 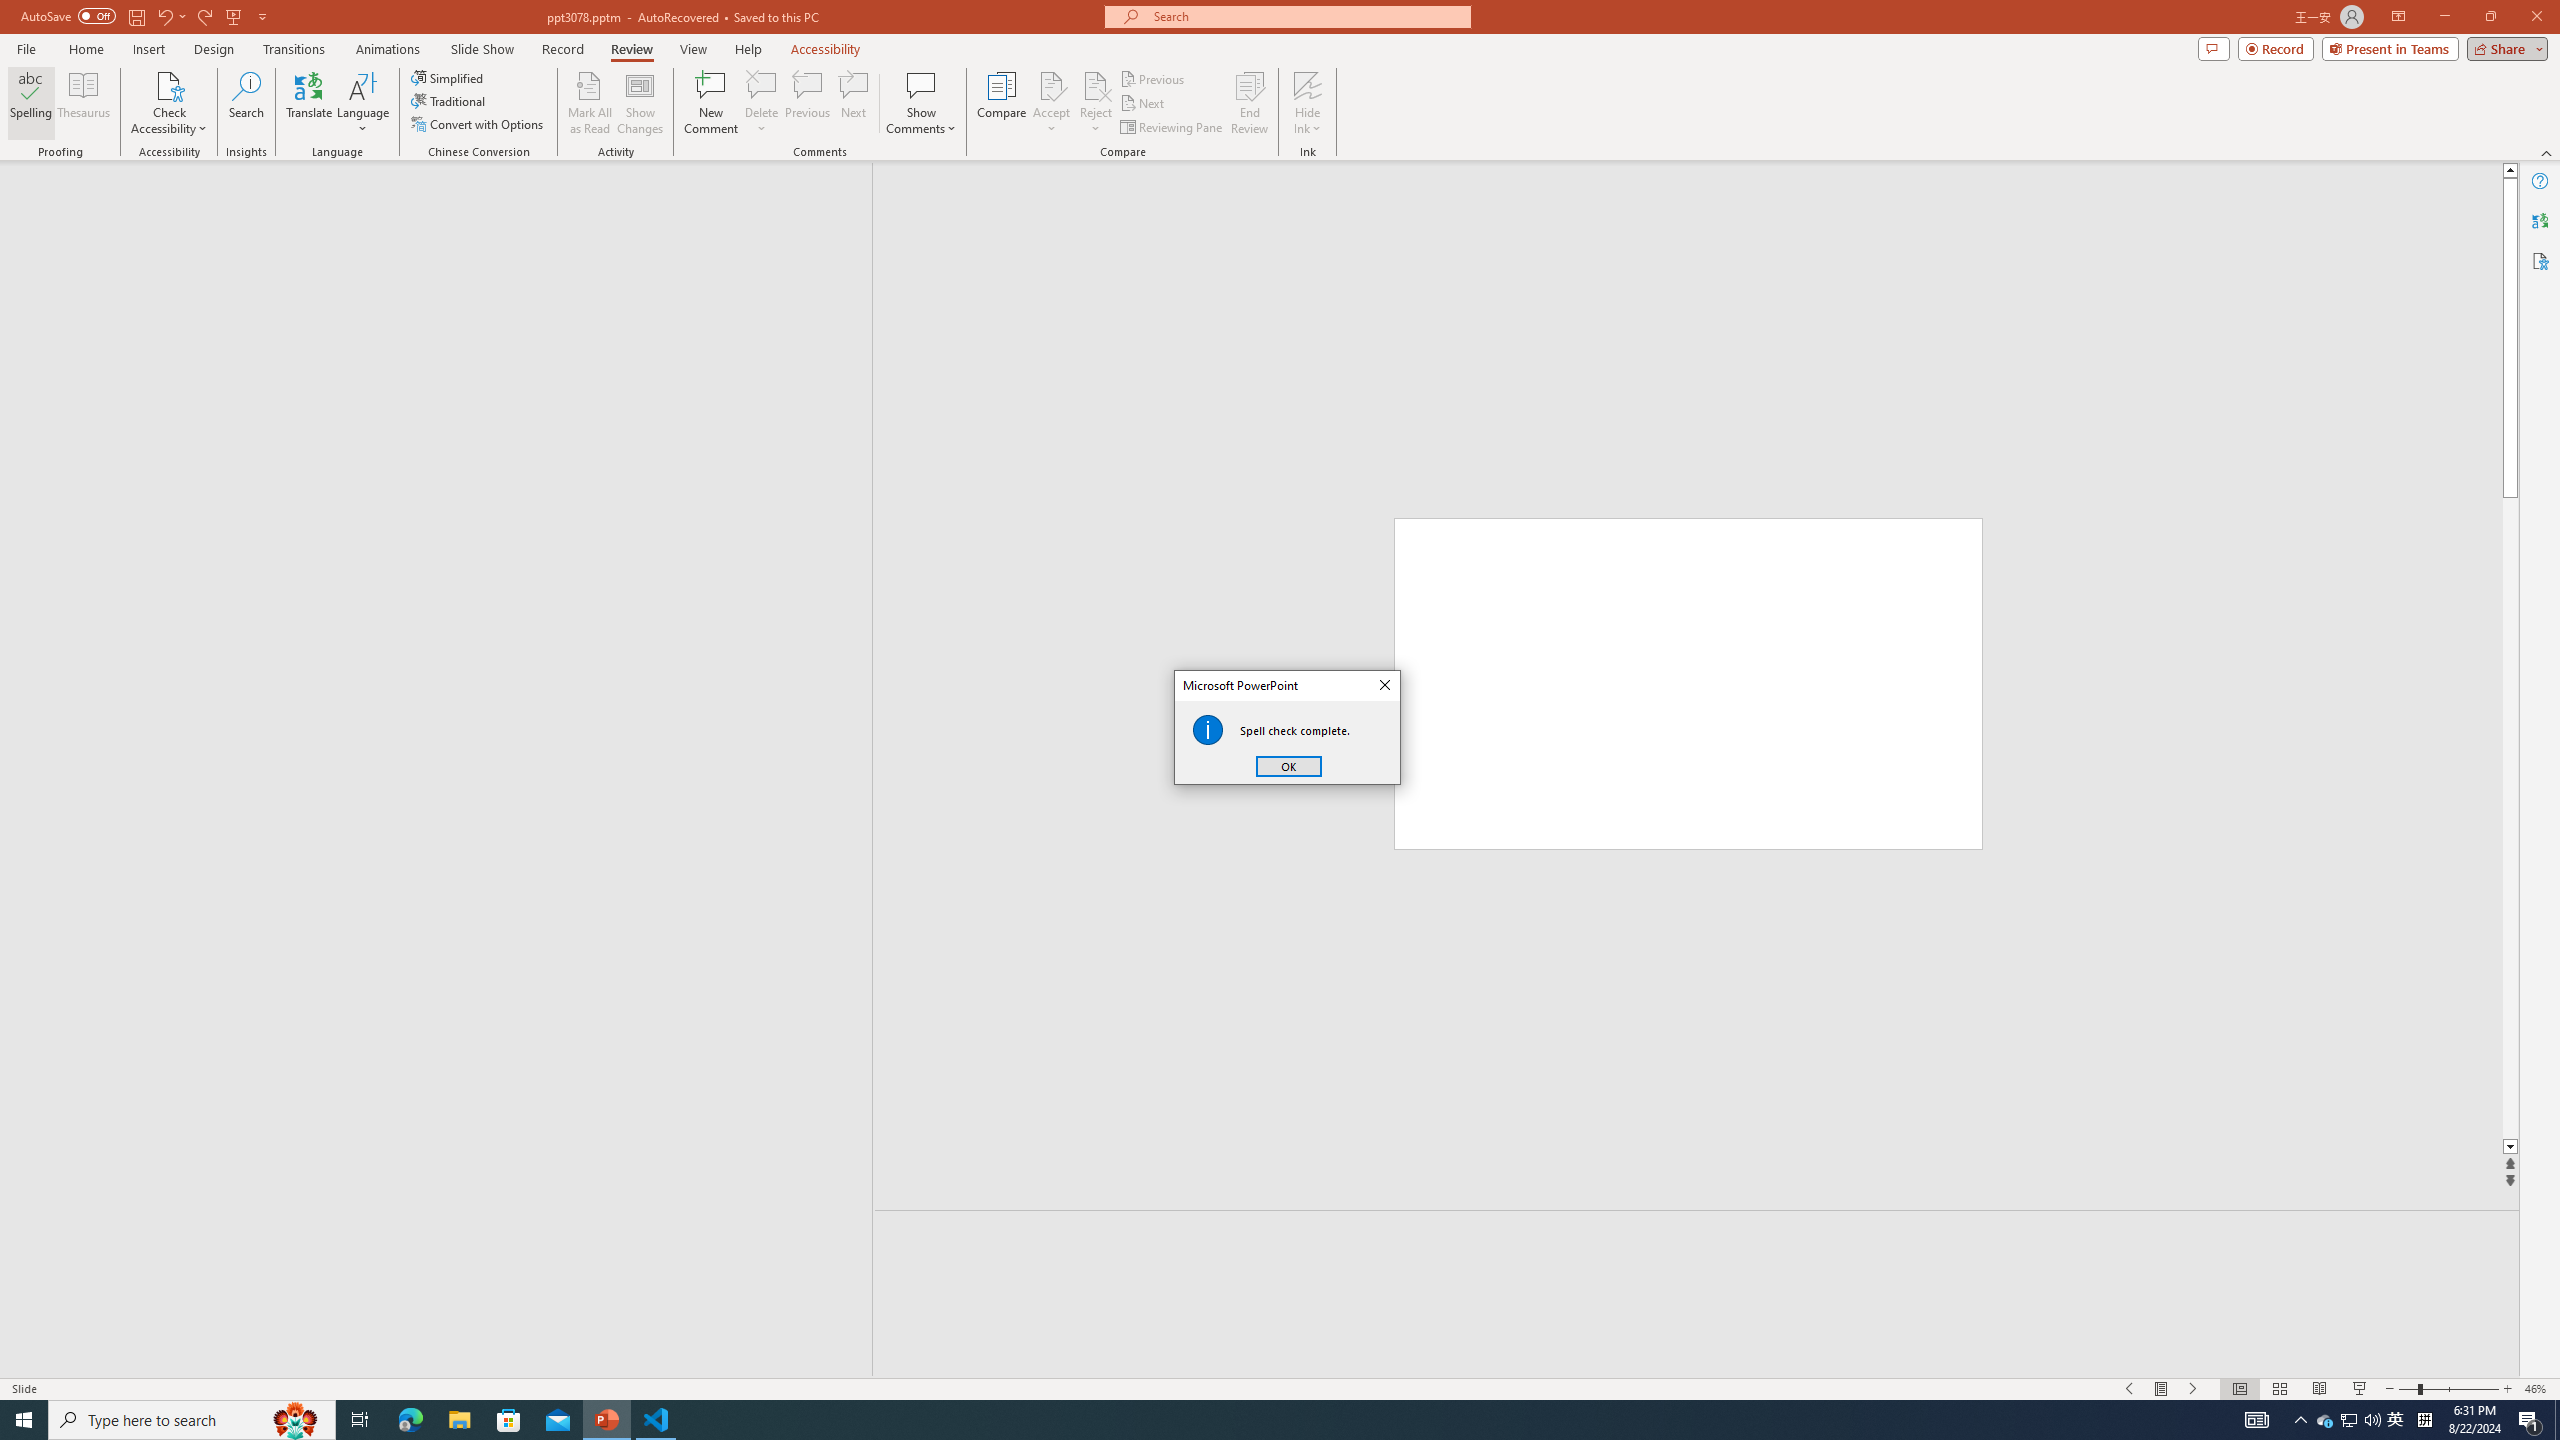 I want to click on 'Restore Down', so click(x=2490, y=16).